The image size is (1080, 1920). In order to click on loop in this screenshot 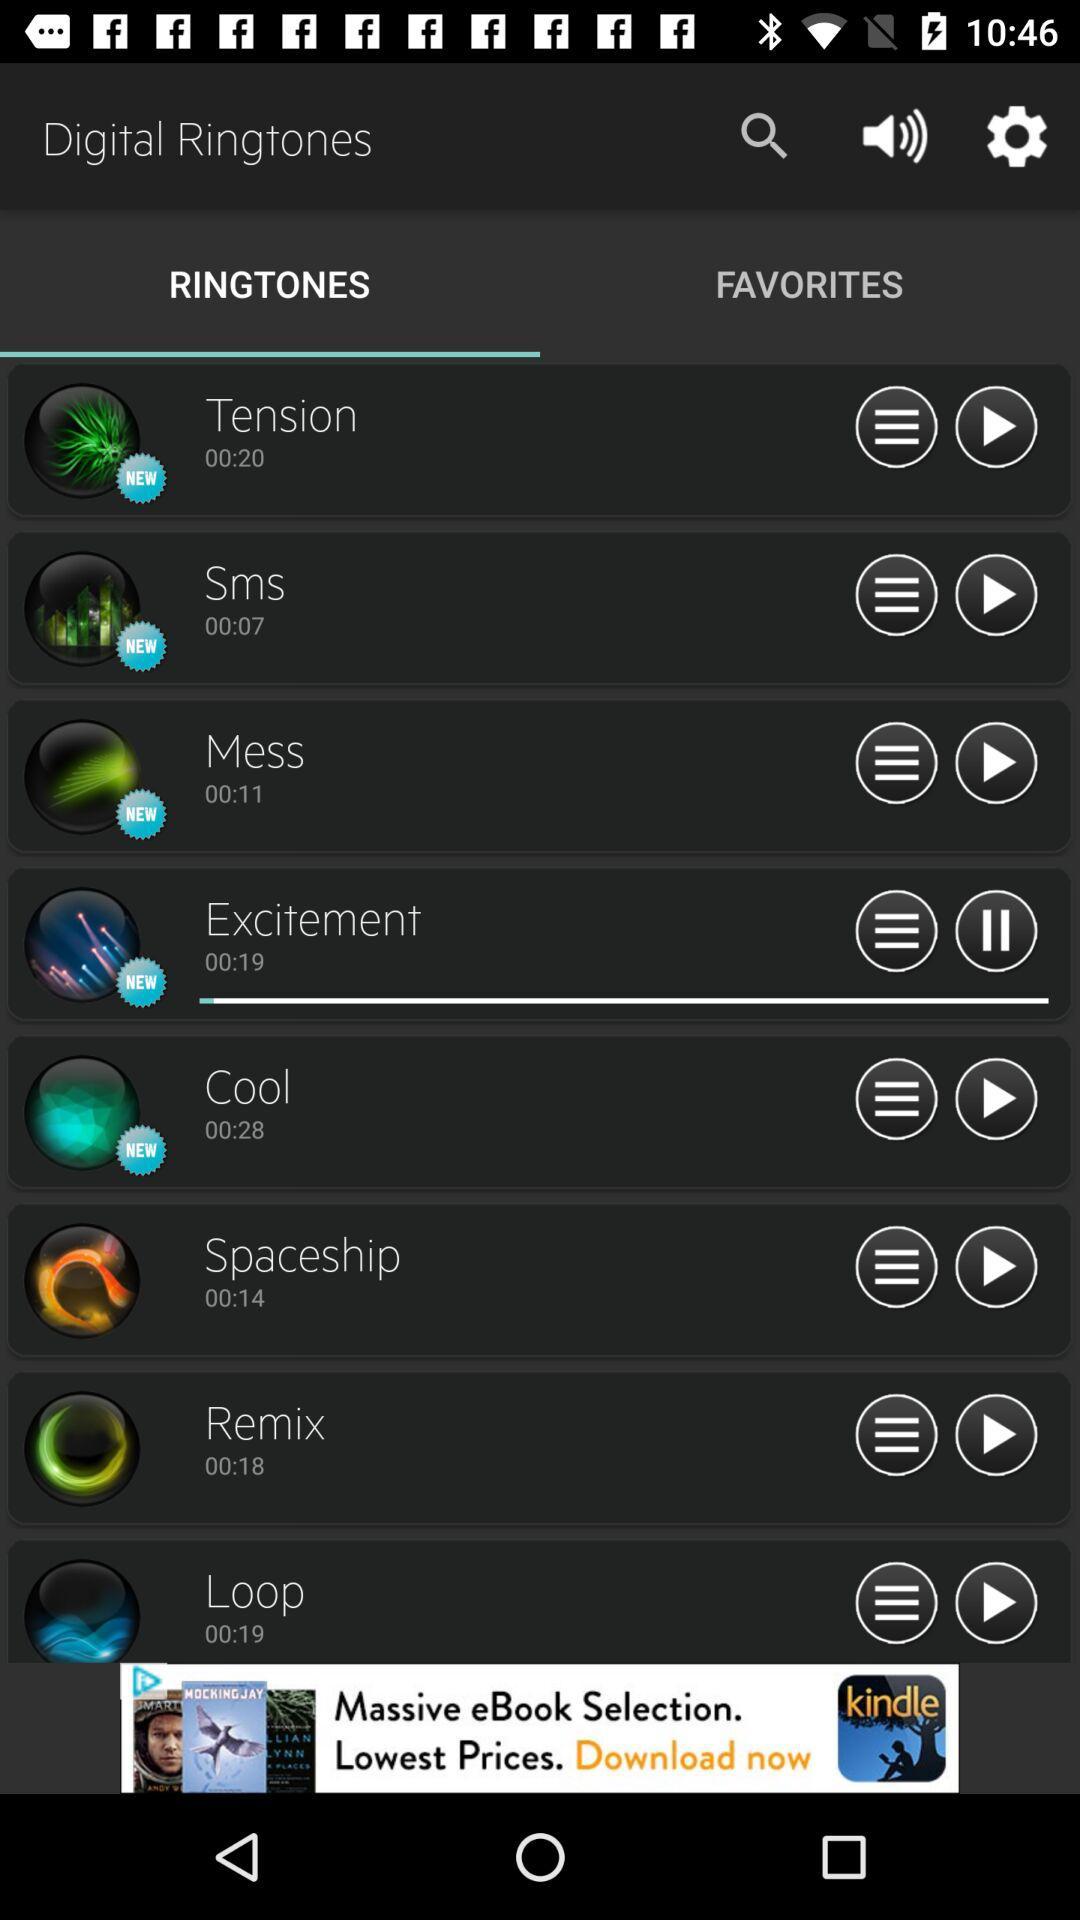, I will do `click(80, 1608)`.